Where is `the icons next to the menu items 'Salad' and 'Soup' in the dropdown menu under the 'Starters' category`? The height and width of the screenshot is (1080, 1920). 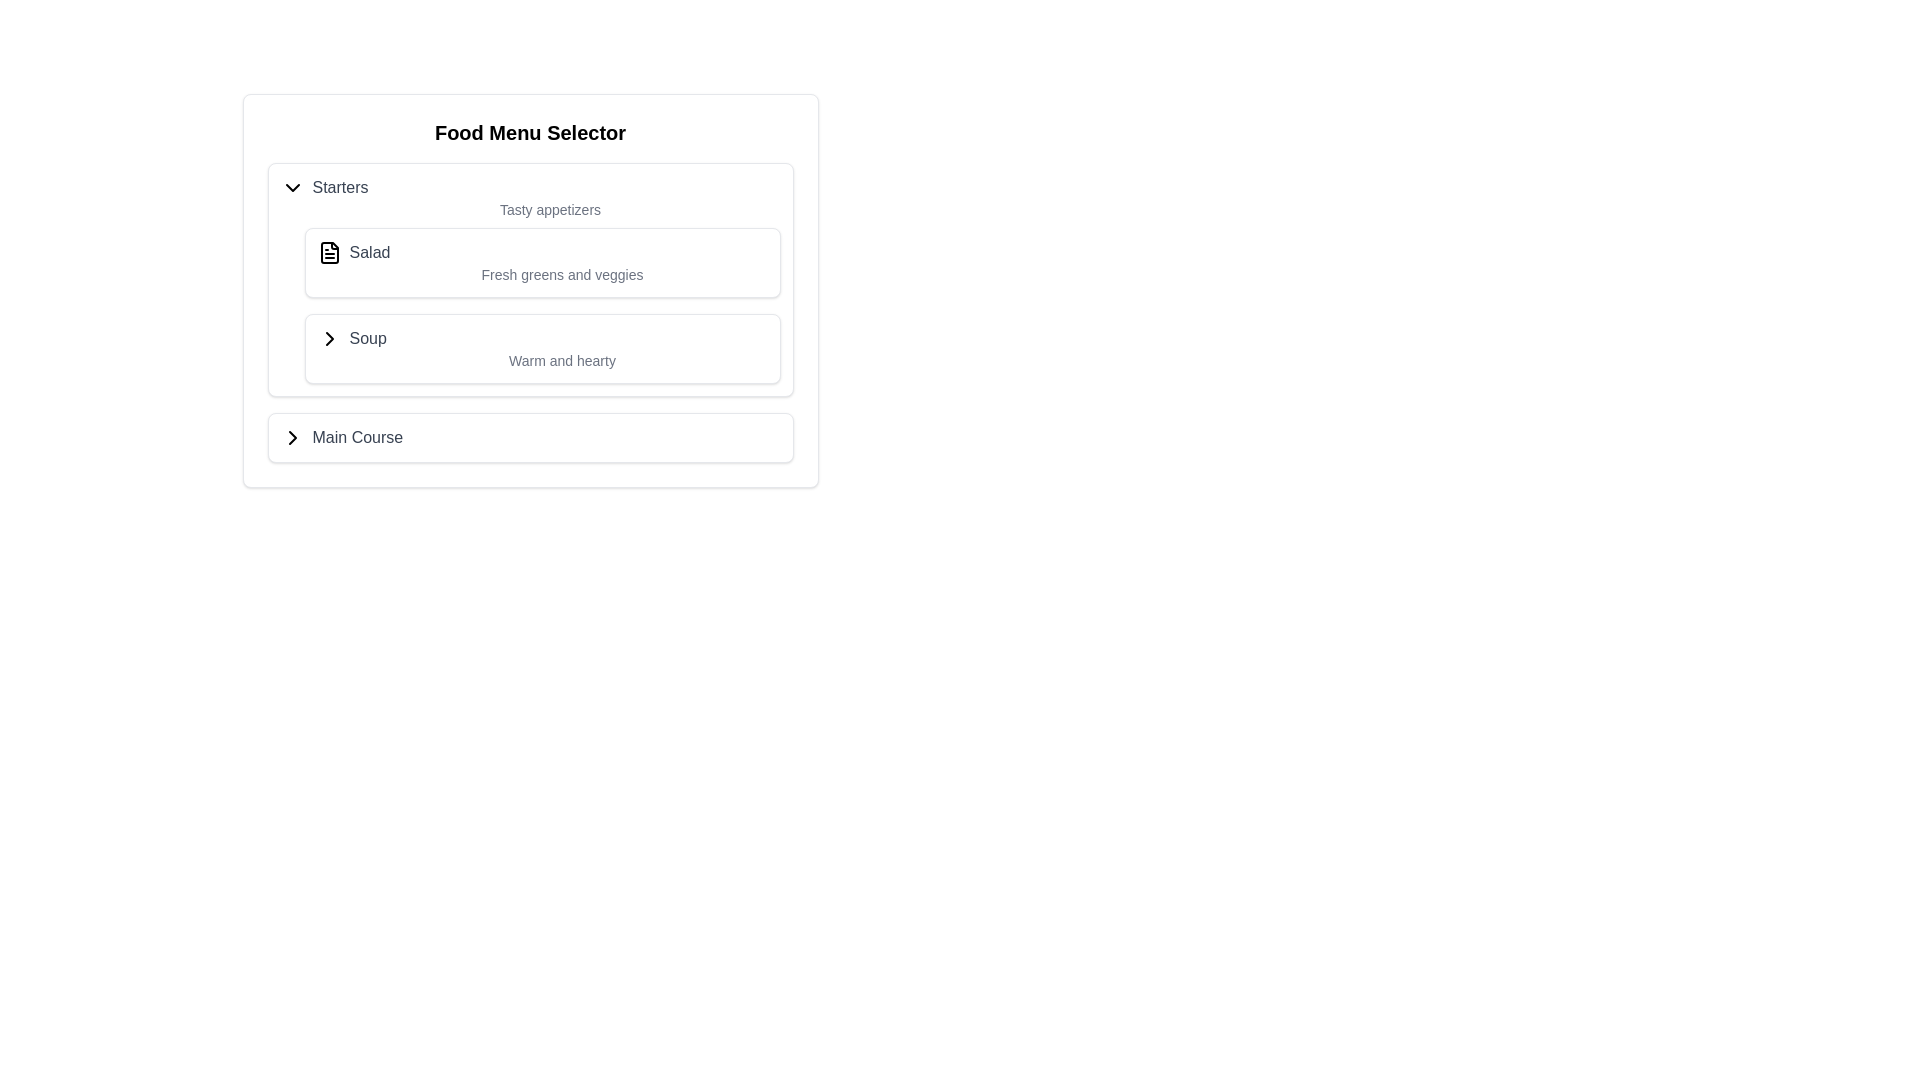
the icons next to the menu items 'Salad' and 'Soup' in the dropdown menu under the 'Starters' category is located at coordinates (530, 305).